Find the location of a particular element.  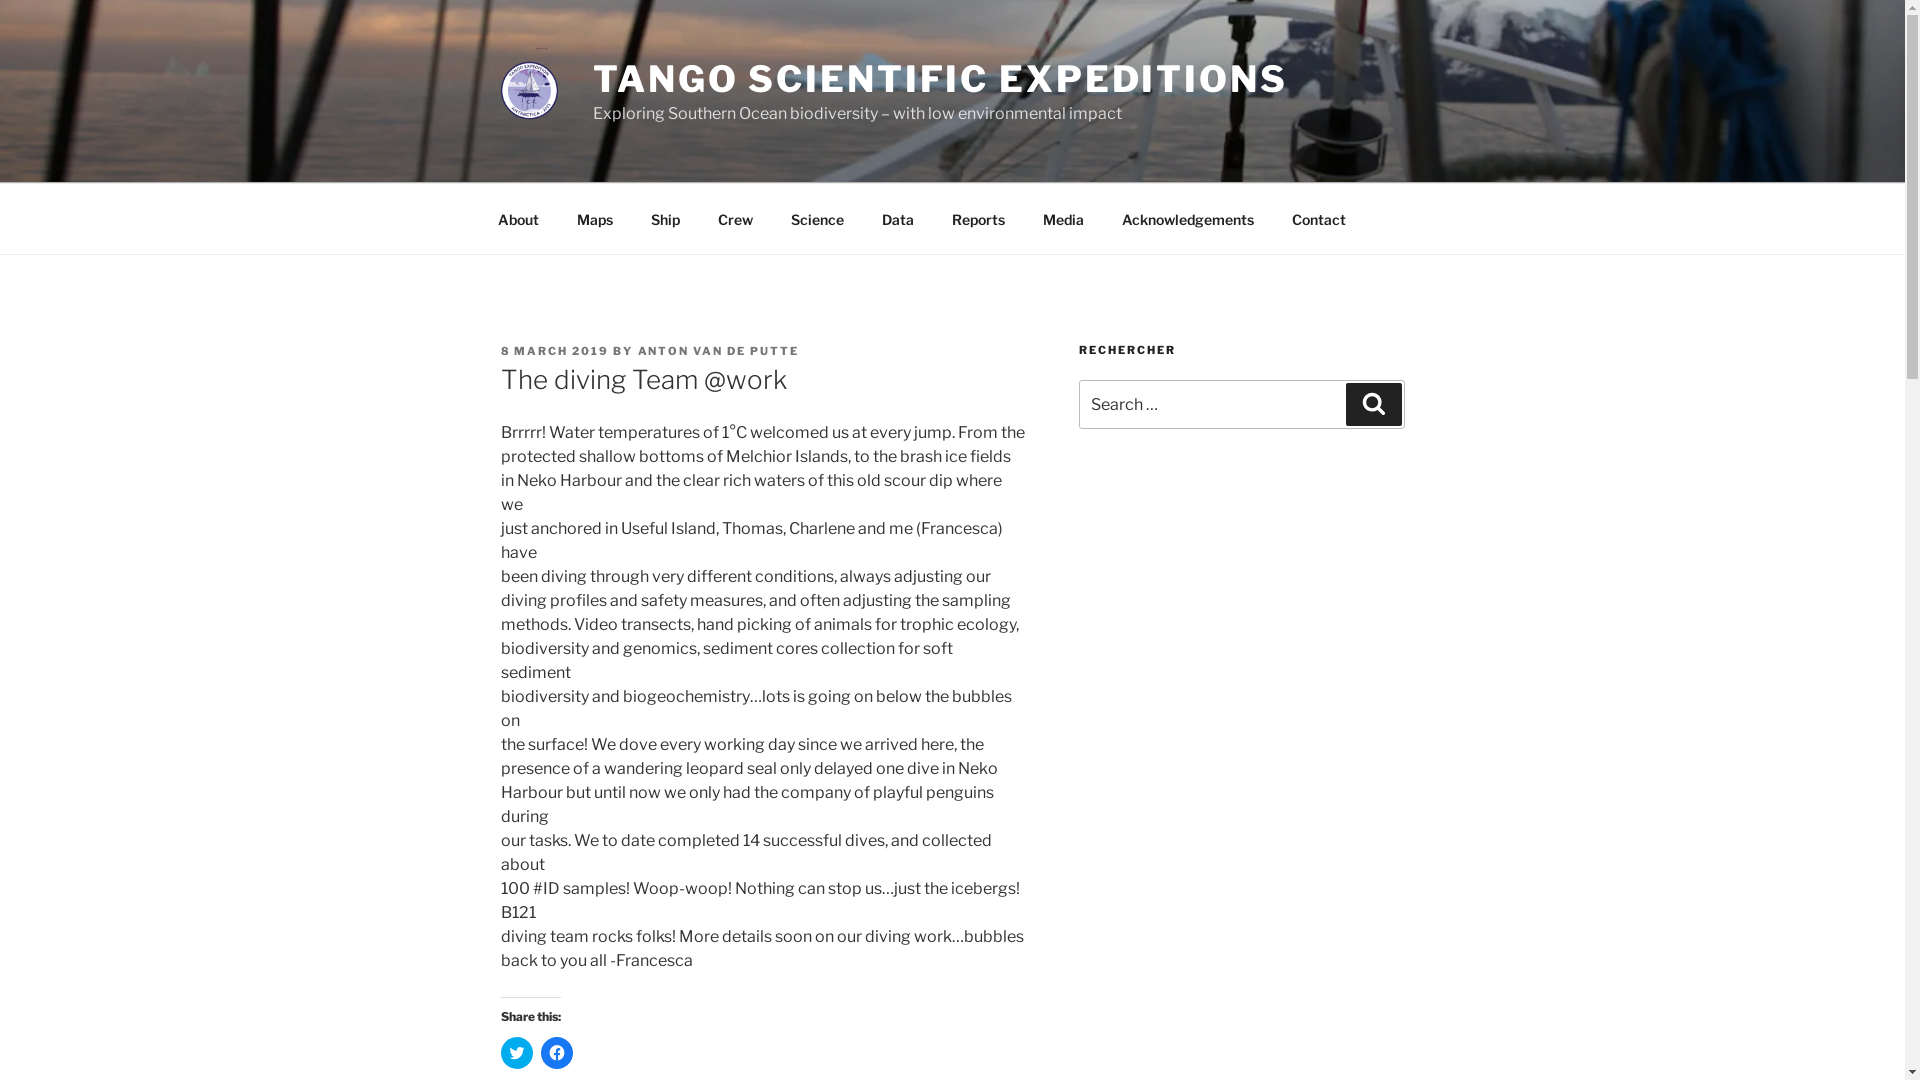

'Acknowledgements' is located at coordinates (1187, 218).